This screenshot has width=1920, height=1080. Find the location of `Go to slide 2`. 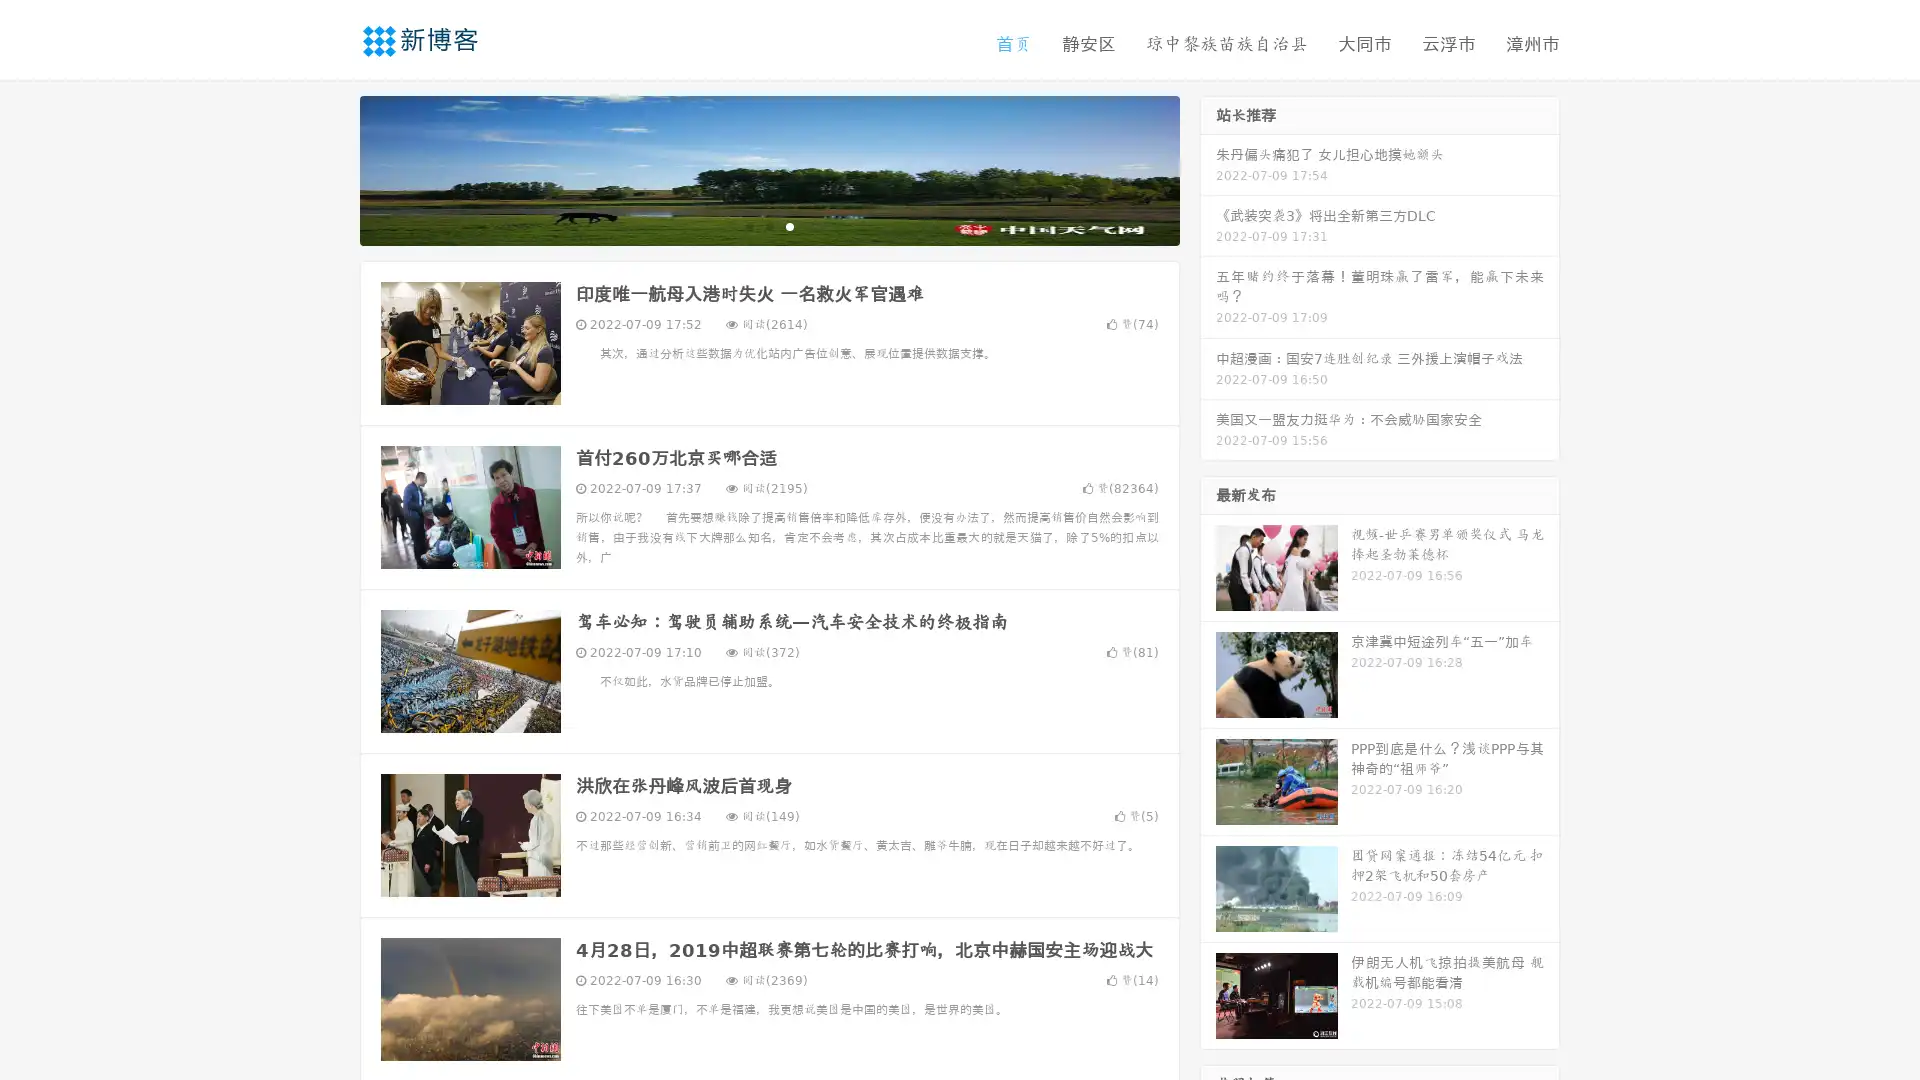

Go to slide 2 is located at coordinates (768, 225).